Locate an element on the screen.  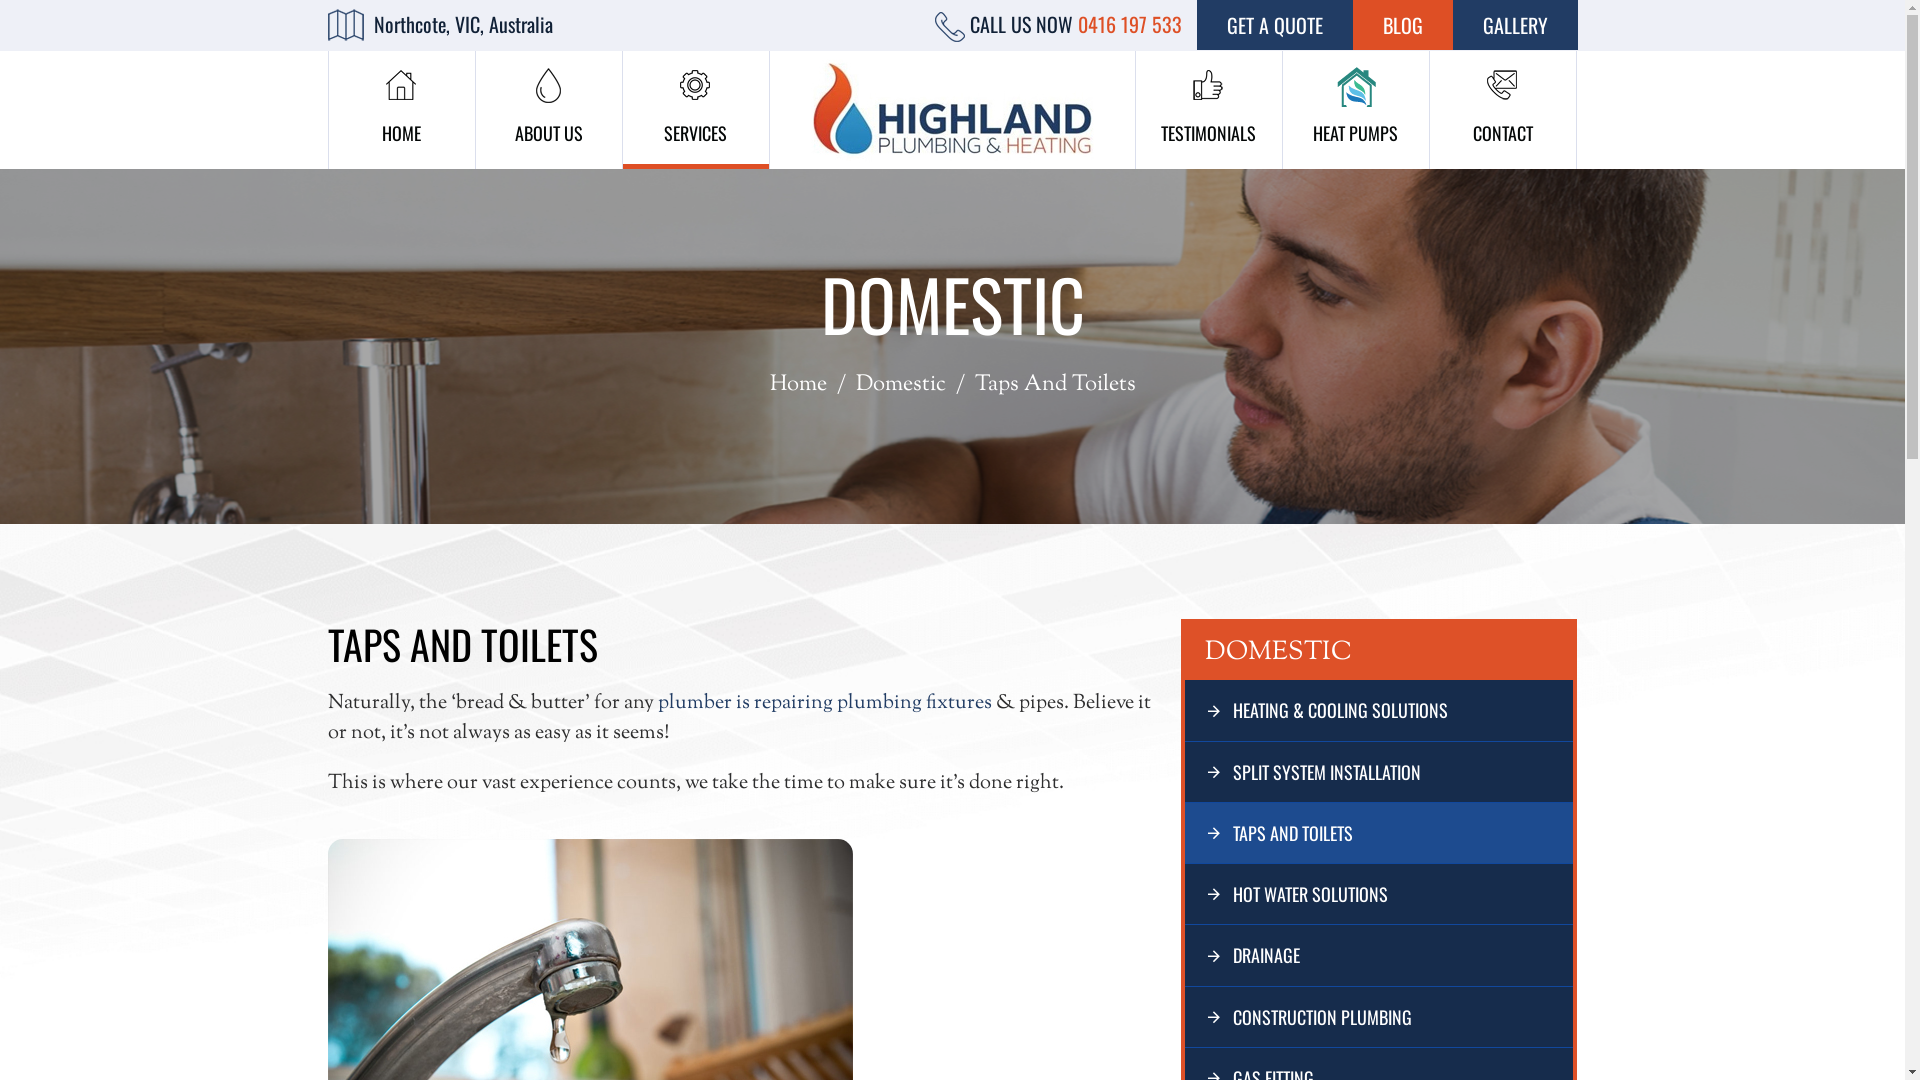
'DRAINAGE' is located at coordinates (1378, 954).